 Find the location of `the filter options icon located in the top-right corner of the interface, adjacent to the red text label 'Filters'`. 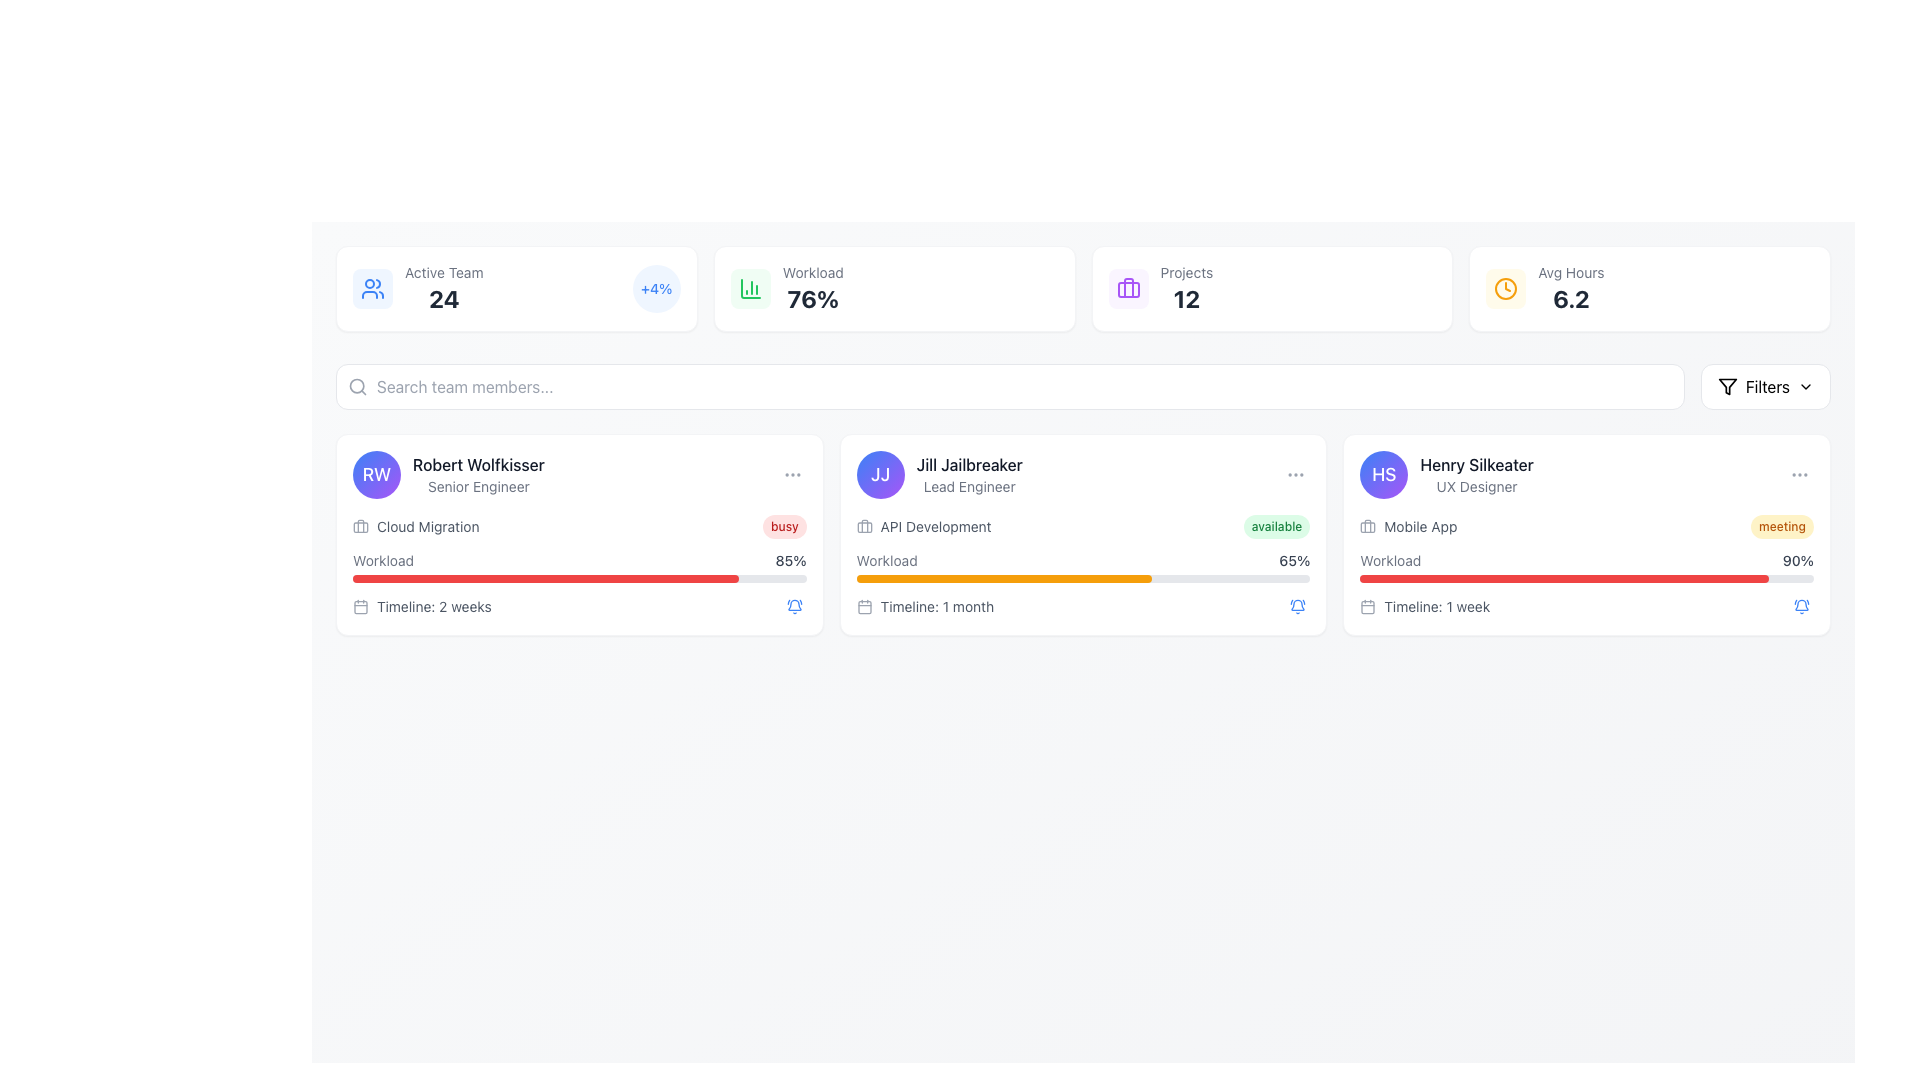

the filter options icon located in the top-right corner of the interface, adjacent to the red text label 'Filters' is located at coordinates (1726, 386).